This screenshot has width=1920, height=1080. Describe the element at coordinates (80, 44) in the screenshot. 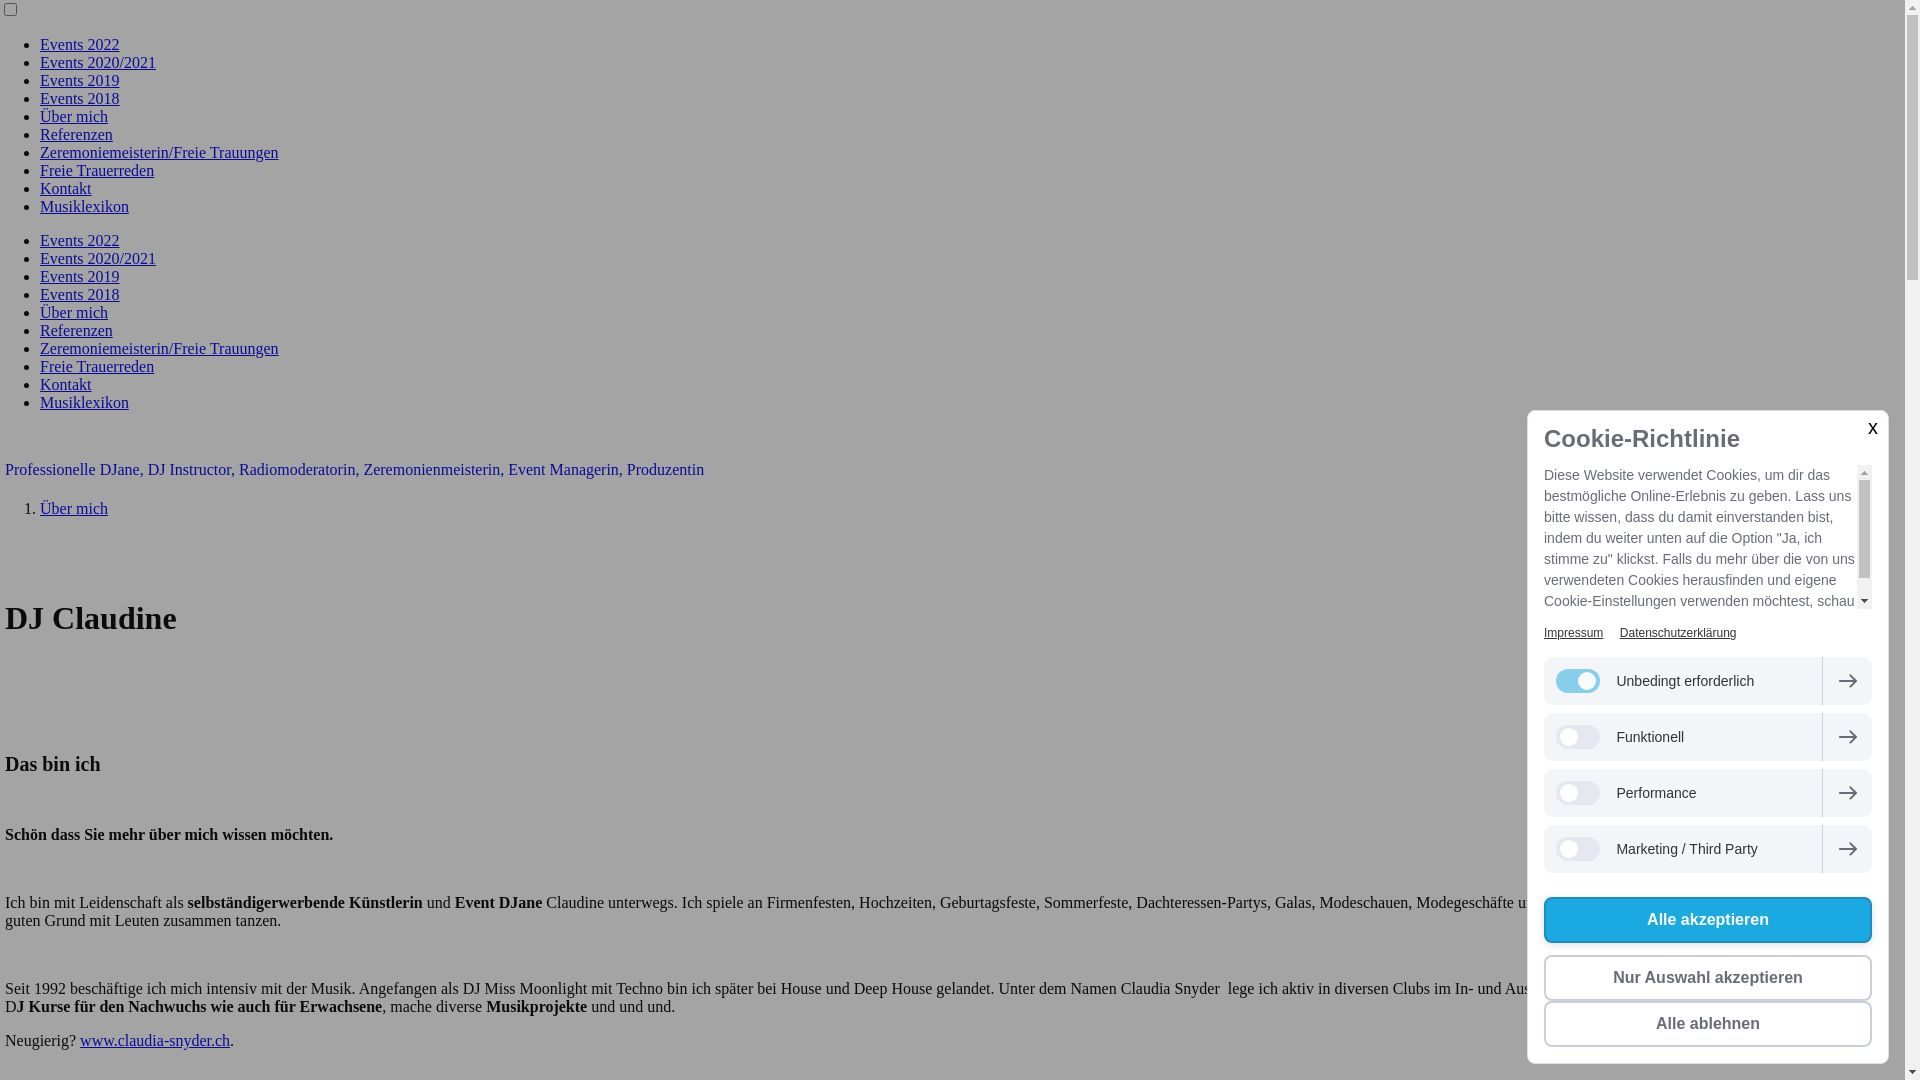

I see `'Events 2022'` at that location.